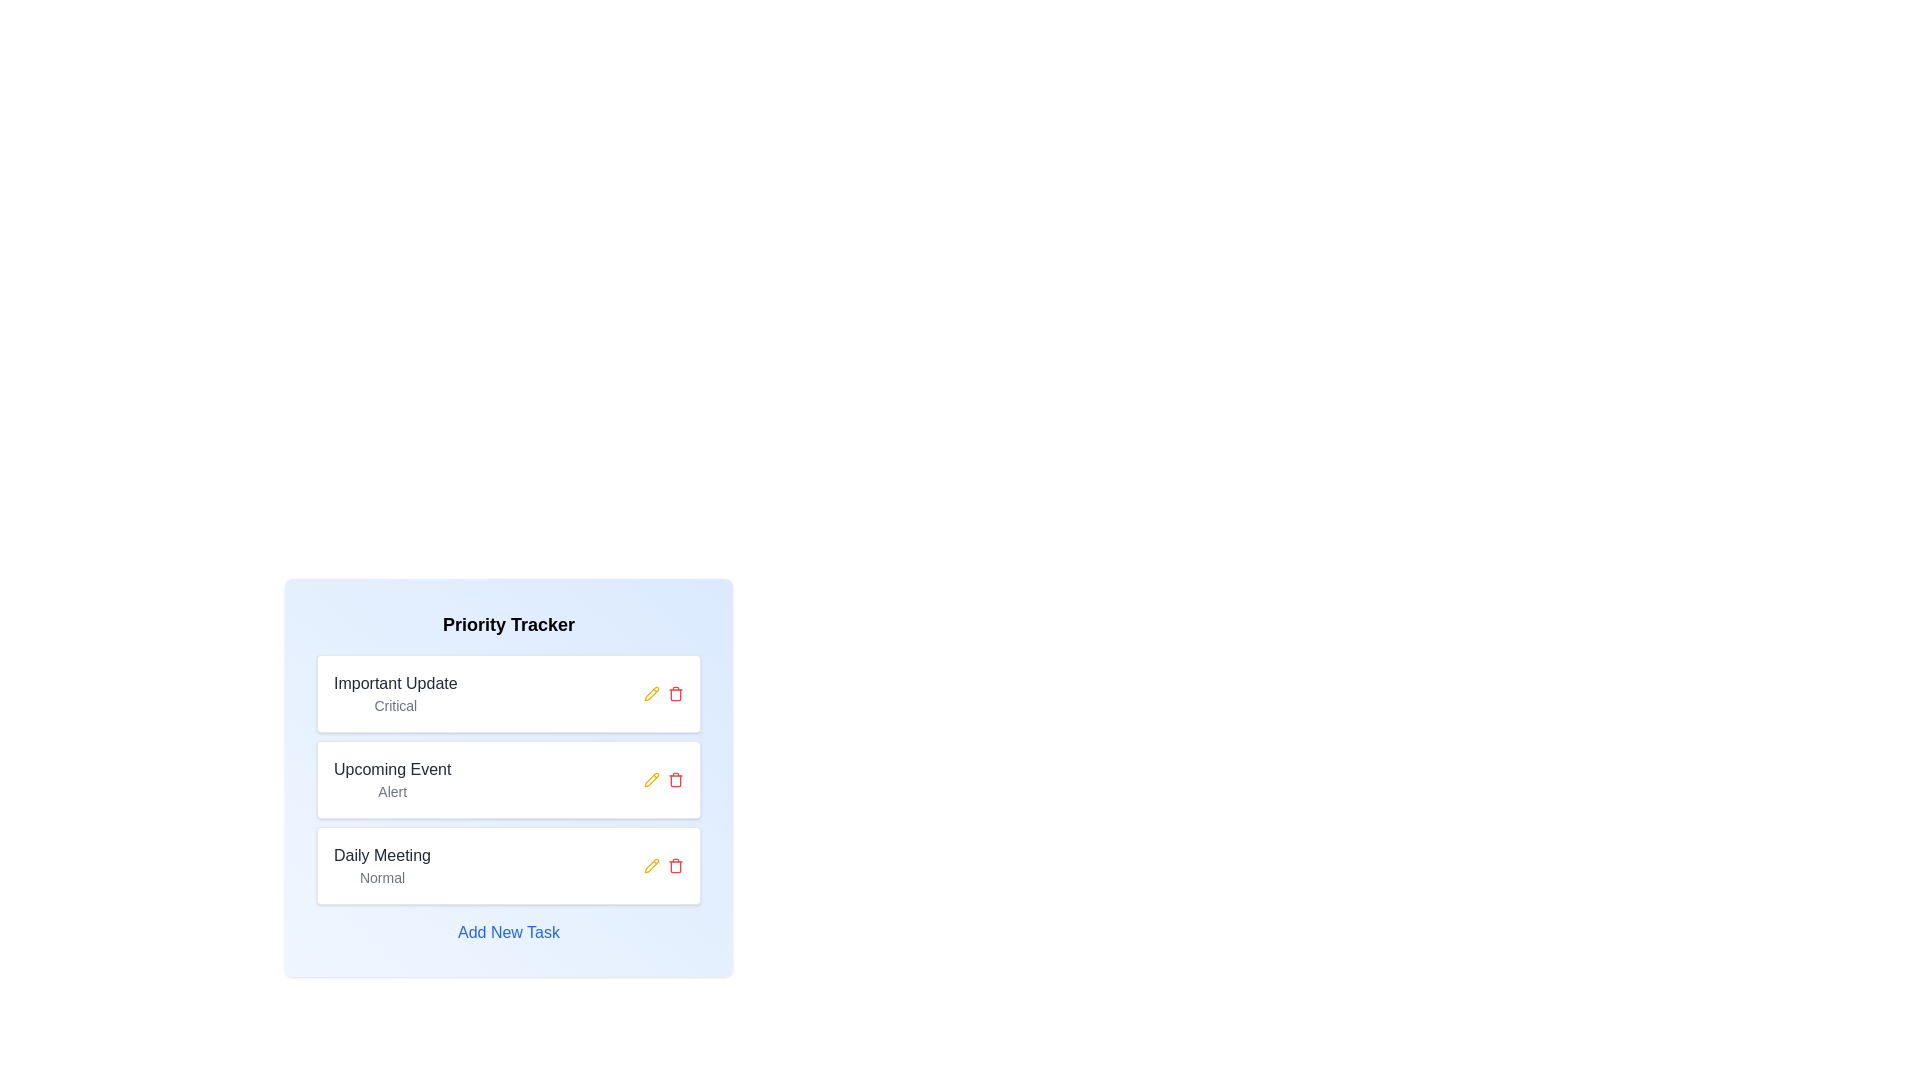 The image size is (1920, 1080). Describe the element at coordinates (676, 865) in the screenshot. I see `trash icon associated with the chip titled 'Daily Meeting' to remove it` at that location.